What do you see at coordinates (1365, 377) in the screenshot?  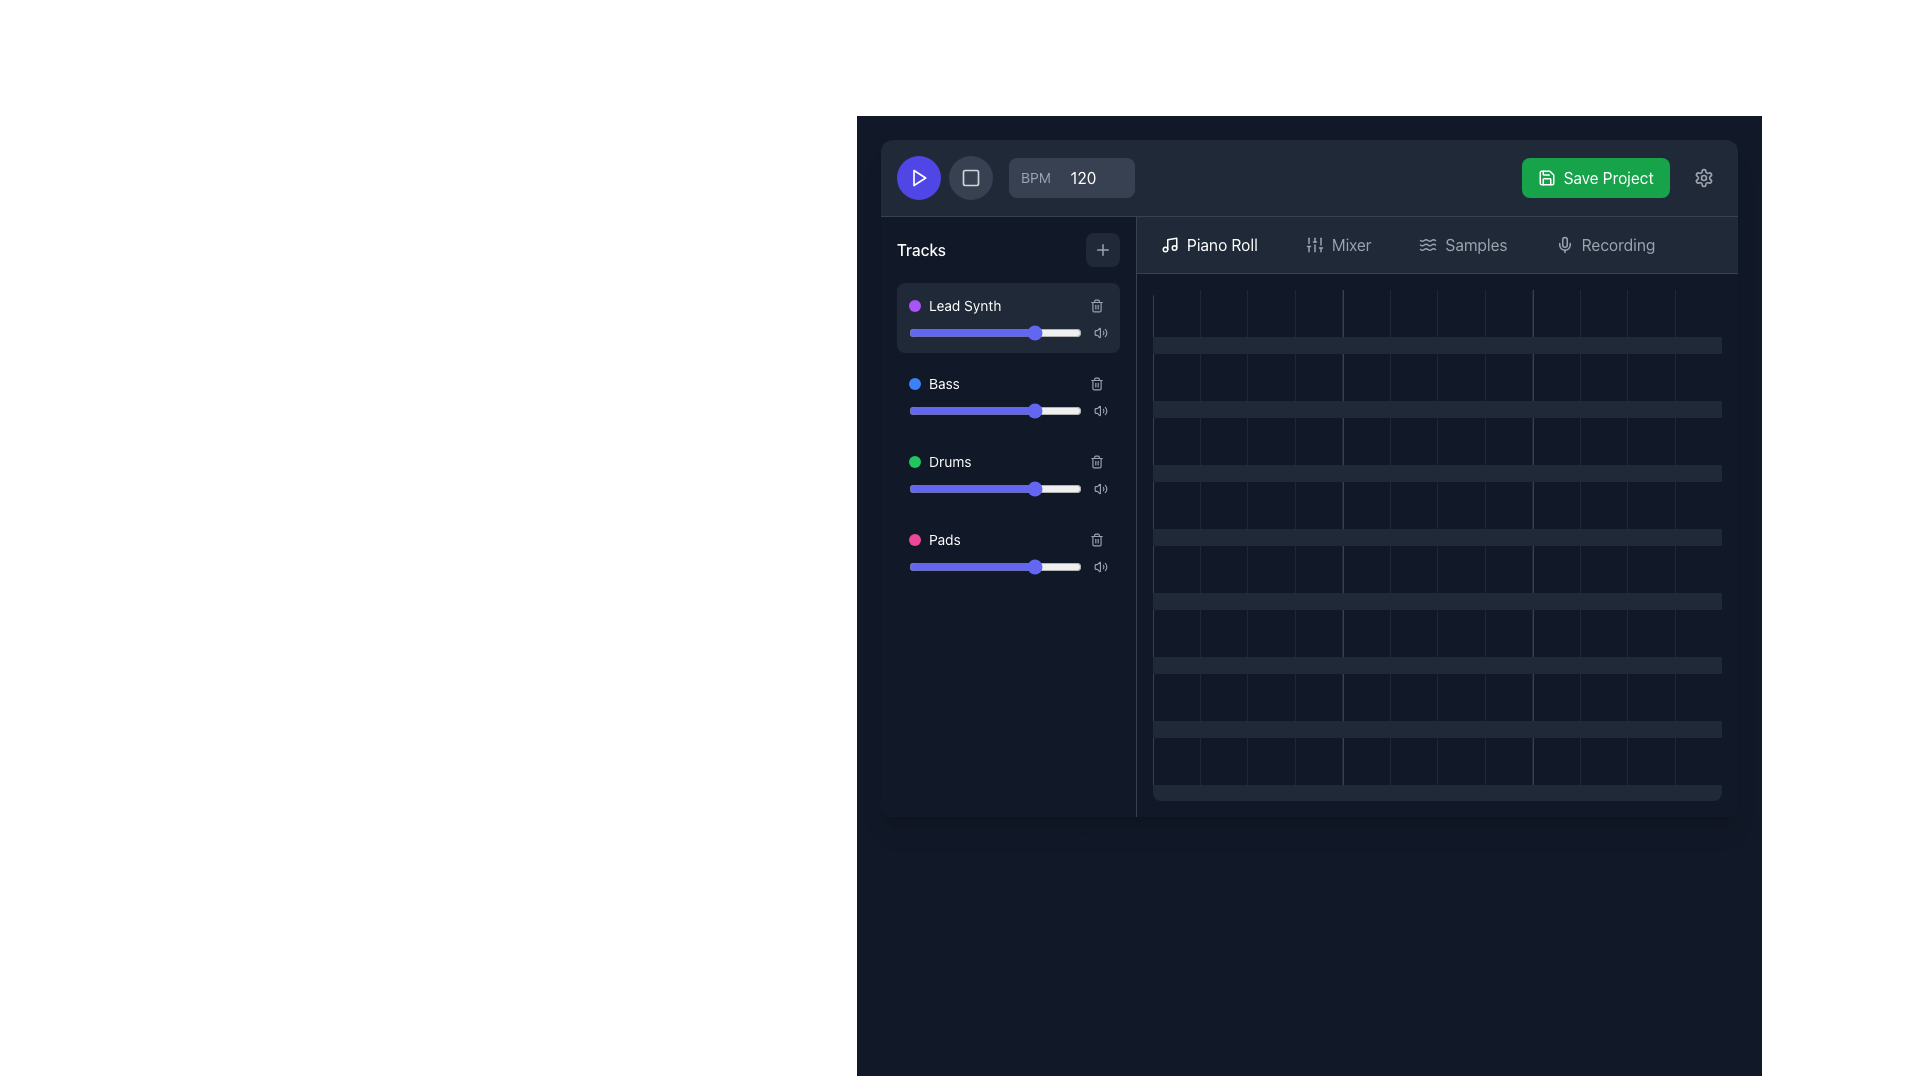 I see `the grid cell located in the second row and fifth column` at bounding box center [1365, 377].